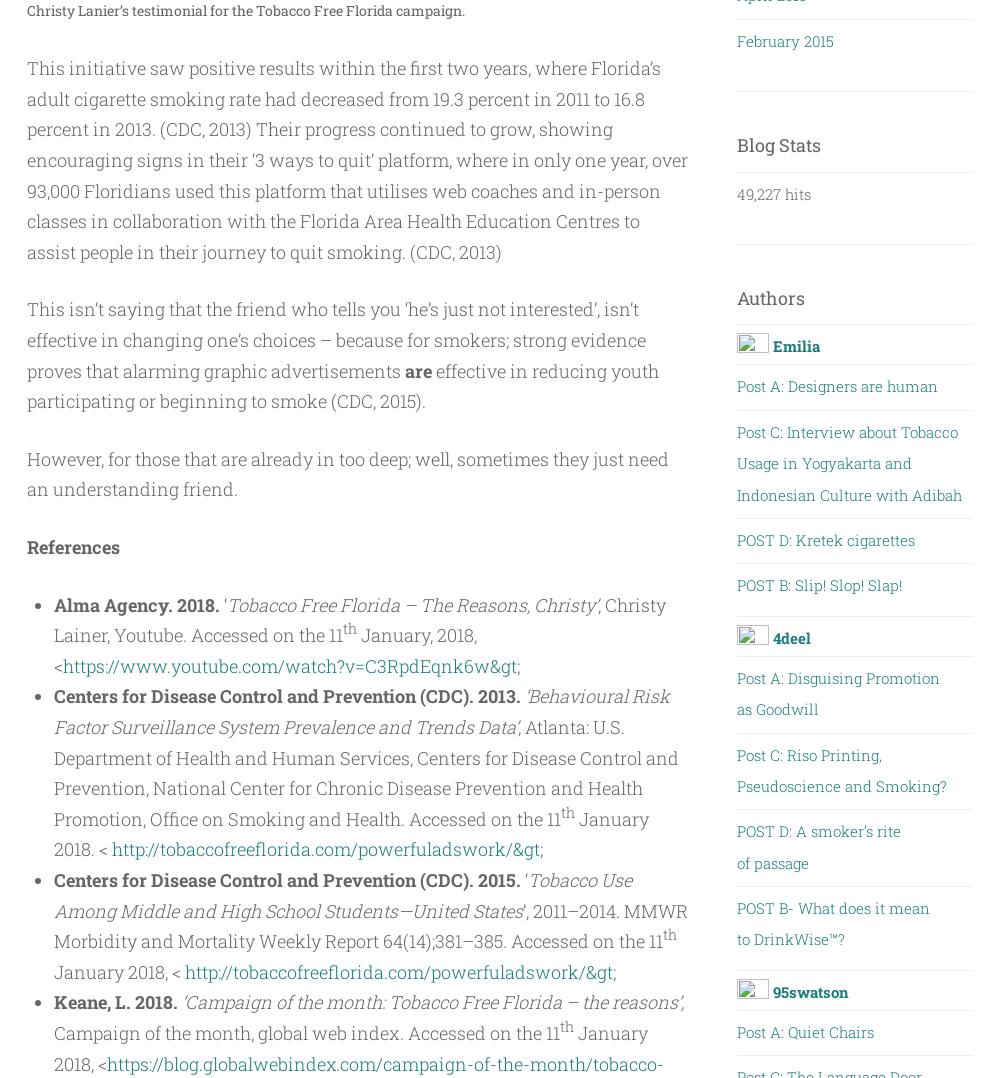 The height and width of the screenshot is (1078, 1000). I want to click on 'This isn’t saying that the friend who tells you ‘he’s just not interested’, isn’t effective in changing one’s choices – because for smokers; strong evidence proves that alarming graphic advertisements', so click(27, 338).